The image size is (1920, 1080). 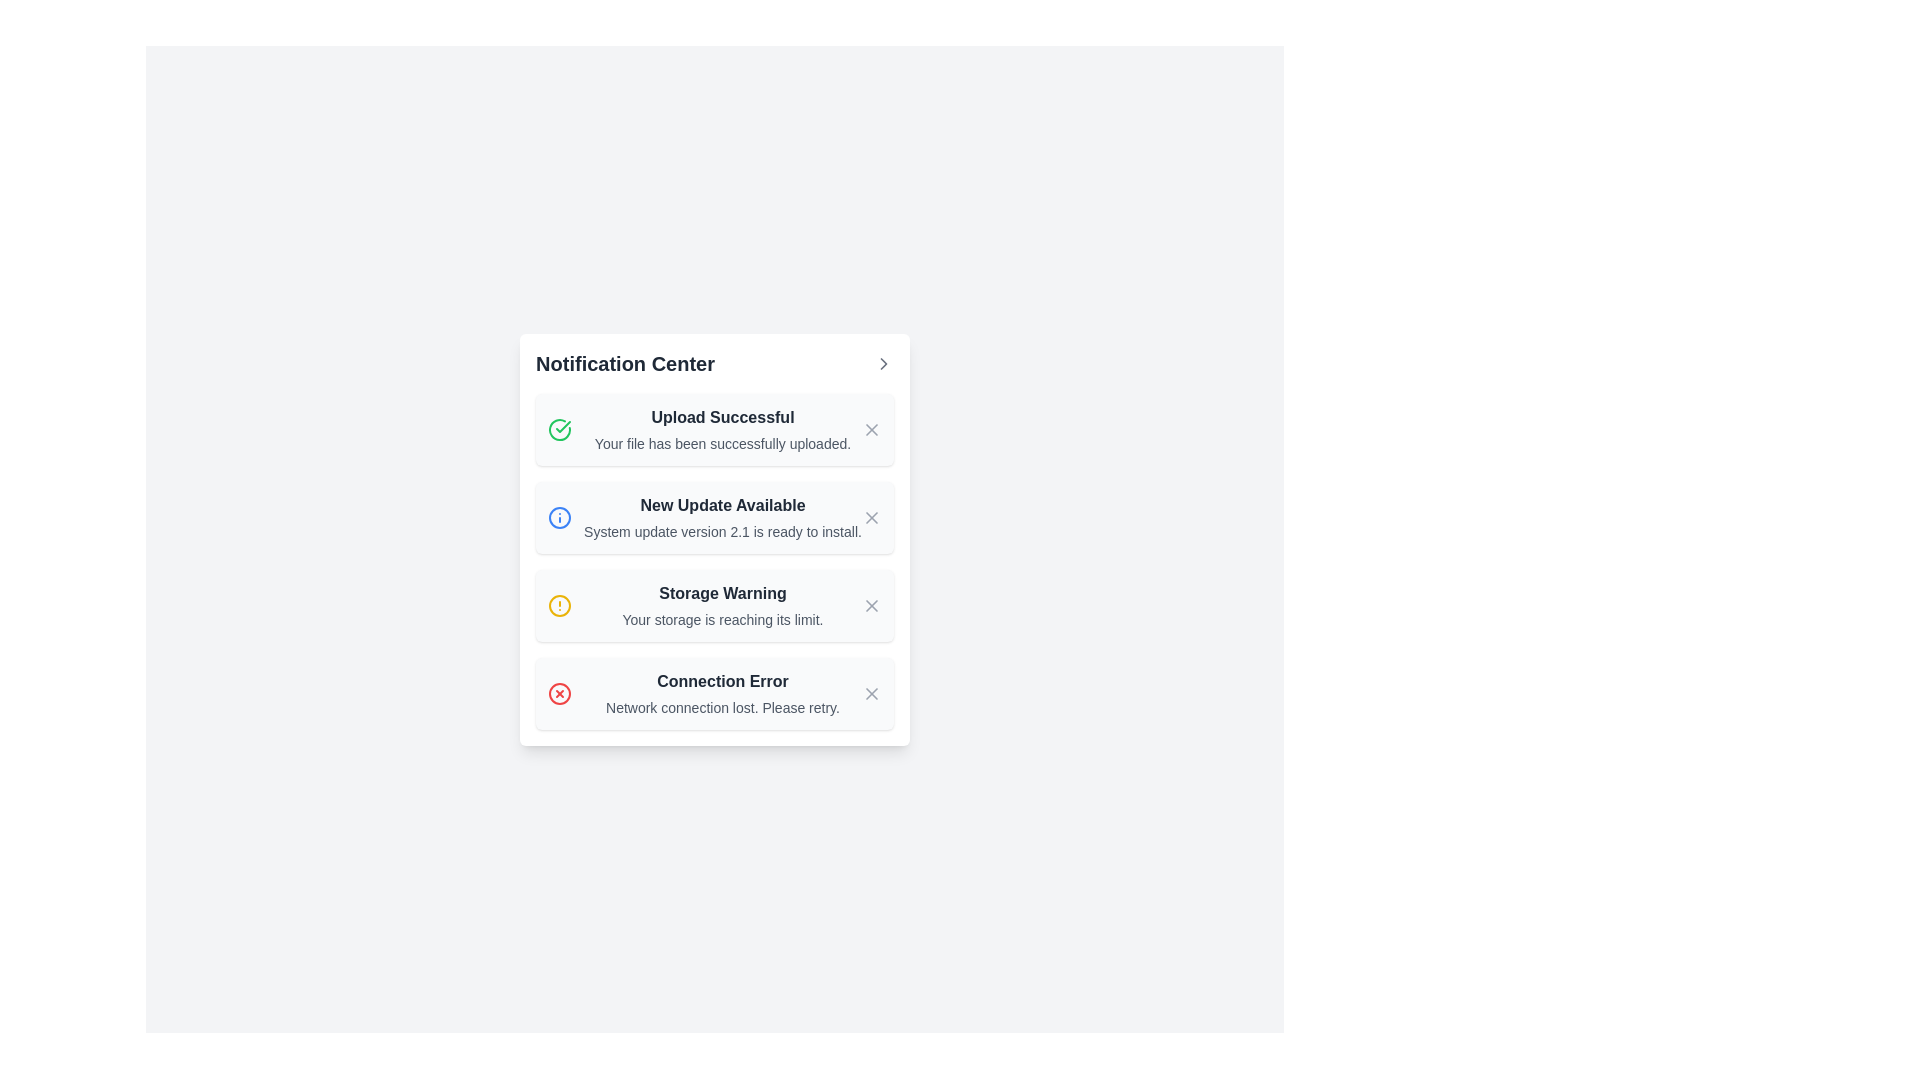 What do you see at coordinates (560, 604) in the screenshot?
I see `the yellow circular outline of the 'Storage Warning' notification in the Notification Center panel` at bounding box center [560, 604].